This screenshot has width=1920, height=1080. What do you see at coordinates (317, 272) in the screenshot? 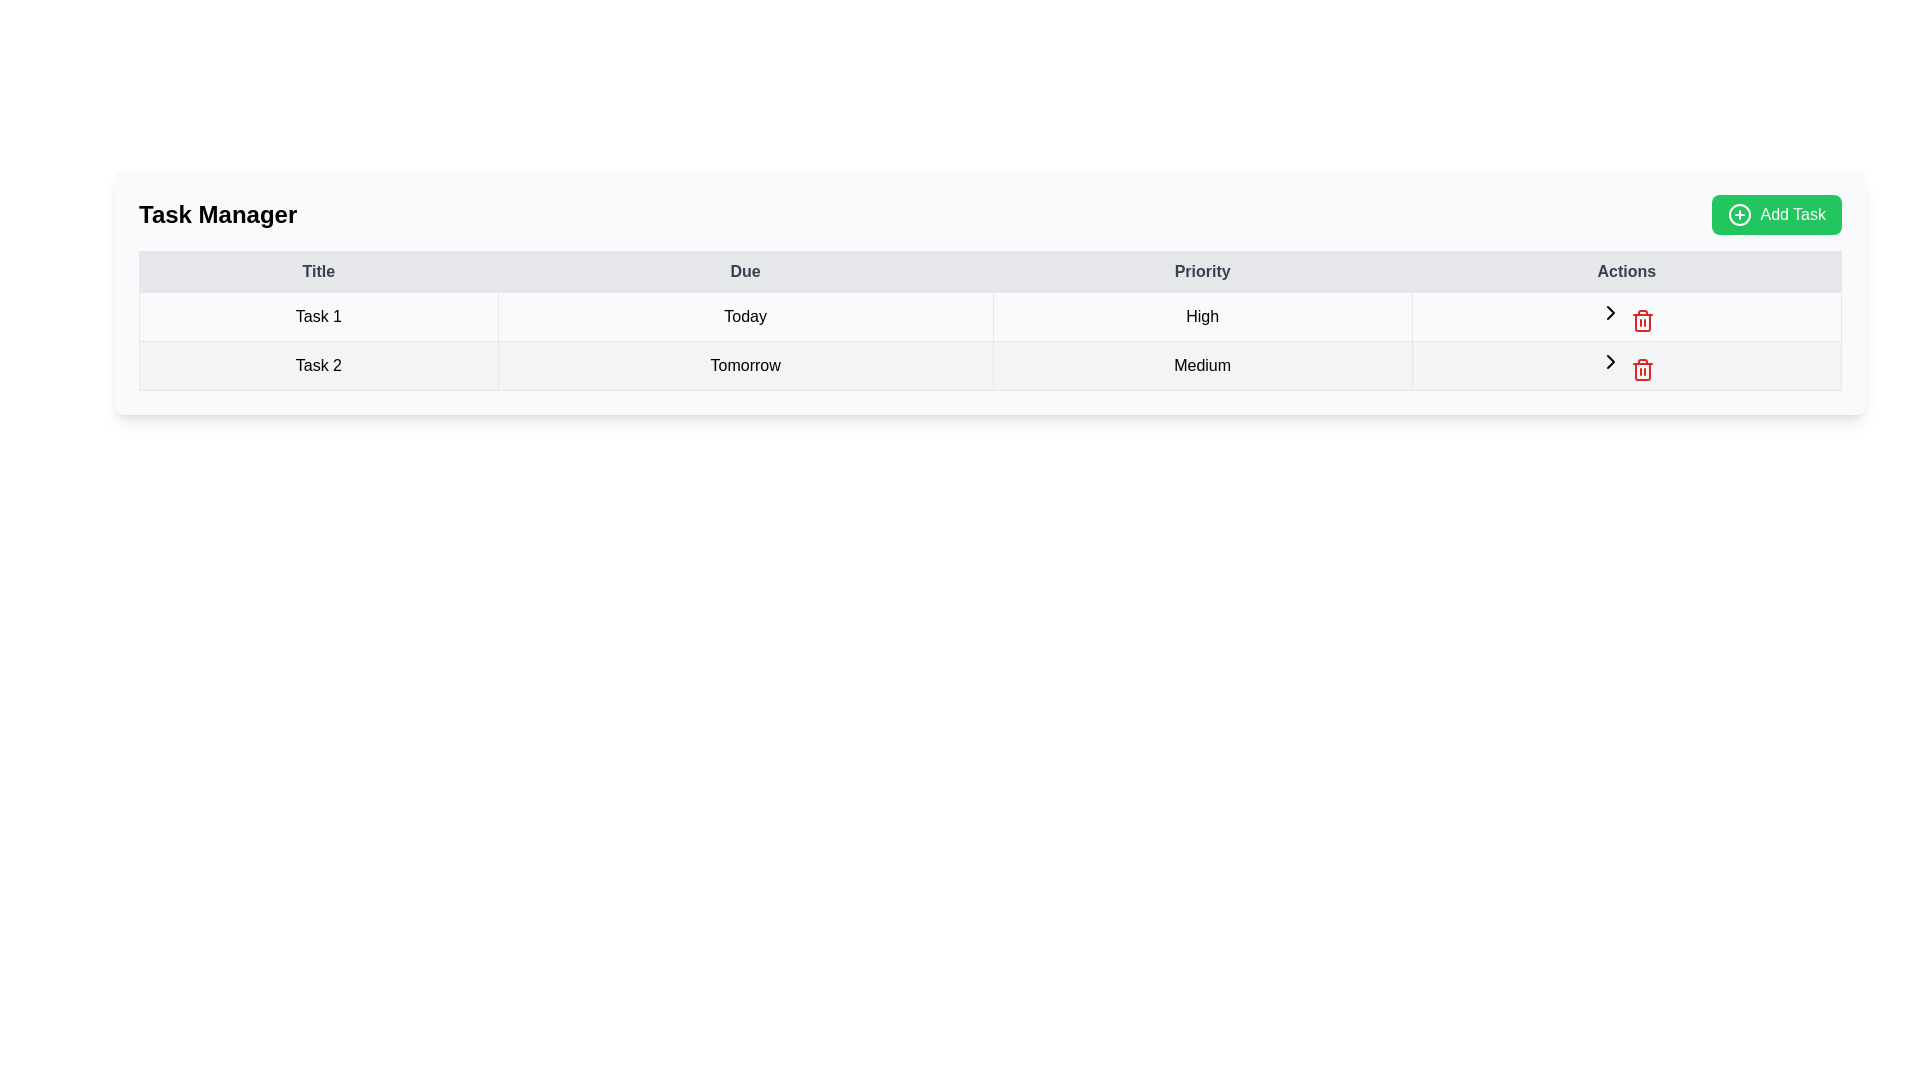
I see `the header text labeled 'Title' which is the first column in the table header row, styled in bold typography and lightly bordered` at bounding box center [317, 272].